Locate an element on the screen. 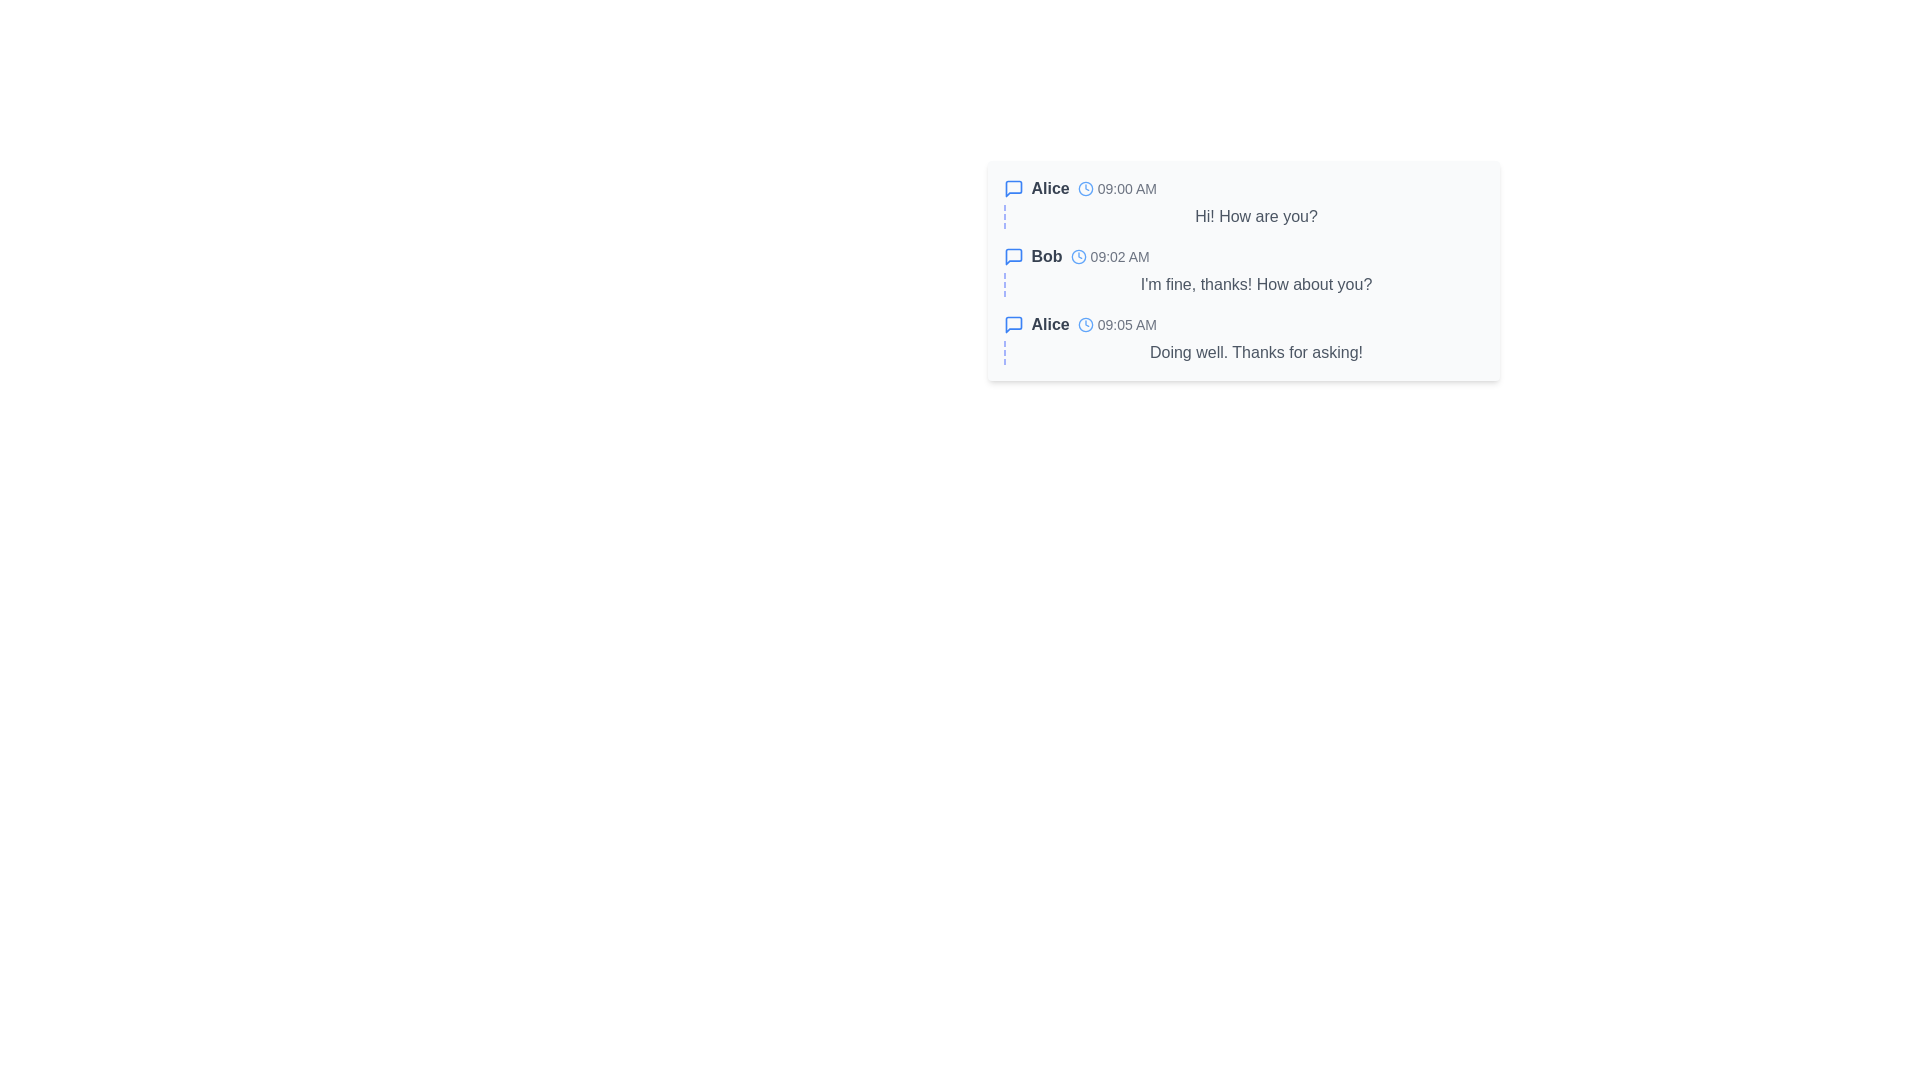 This screenshot has height=1080, width=1920. the icon representing the message sender 'Bob' in the conversation thread, which is located to the left of his name is located at coordinates (1013, 256).